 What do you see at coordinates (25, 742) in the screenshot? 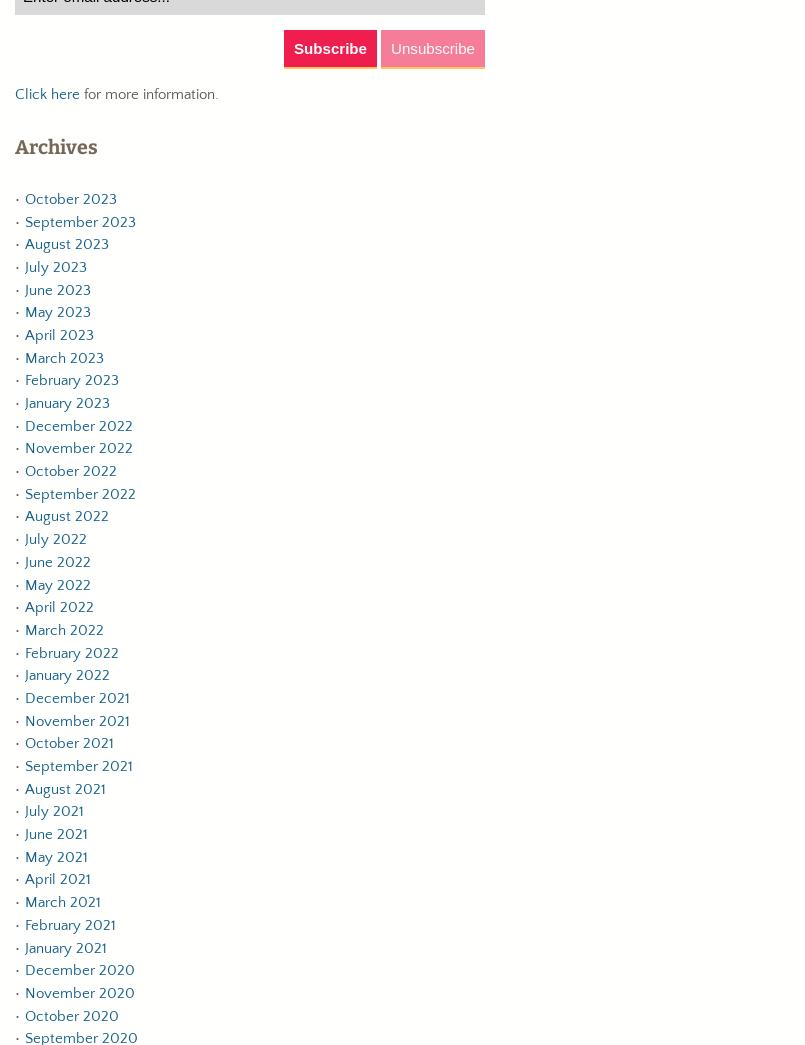
I see `'October 2021'` at bounding box center [25, 742].